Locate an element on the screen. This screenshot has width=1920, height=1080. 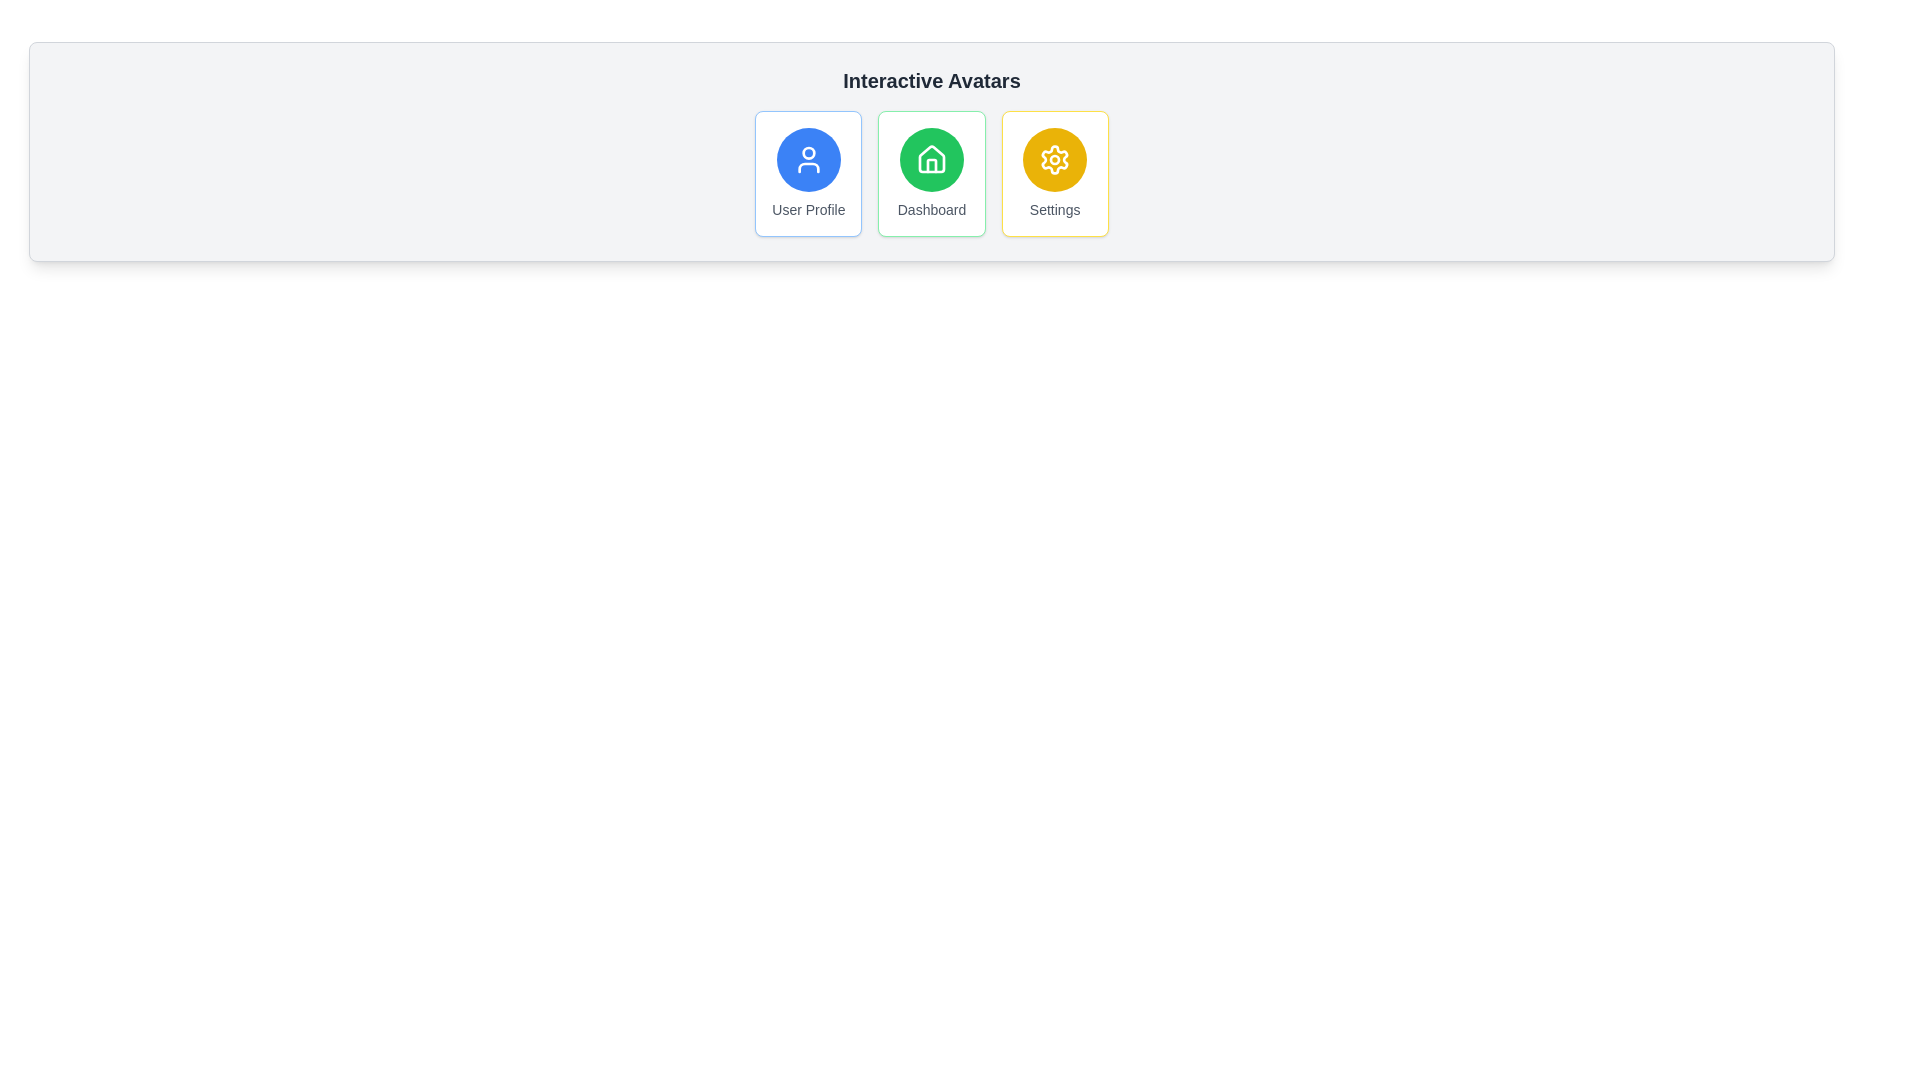
the decorative house icon in the Dashboard section of the interface is located at coordinates (930, 164).